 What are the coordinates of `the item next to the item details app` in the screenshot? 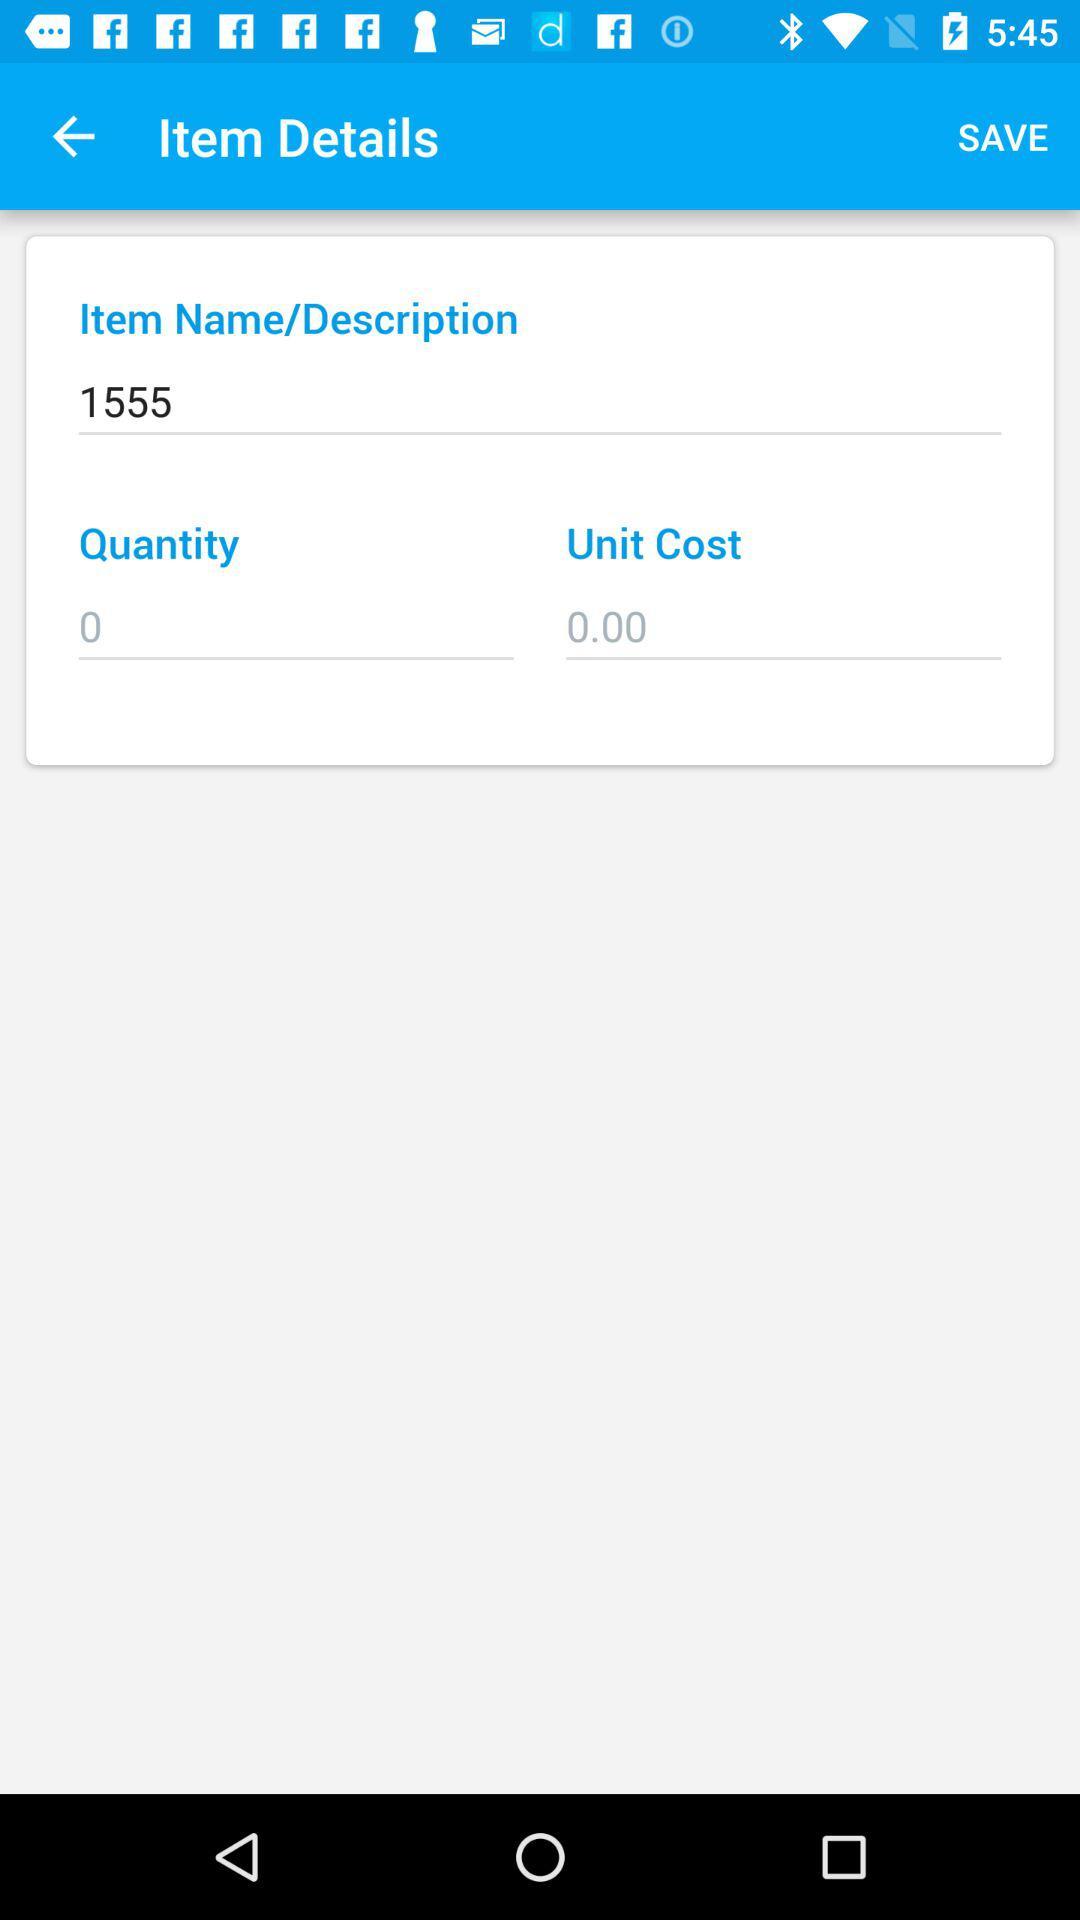 It's located at (72, 135).